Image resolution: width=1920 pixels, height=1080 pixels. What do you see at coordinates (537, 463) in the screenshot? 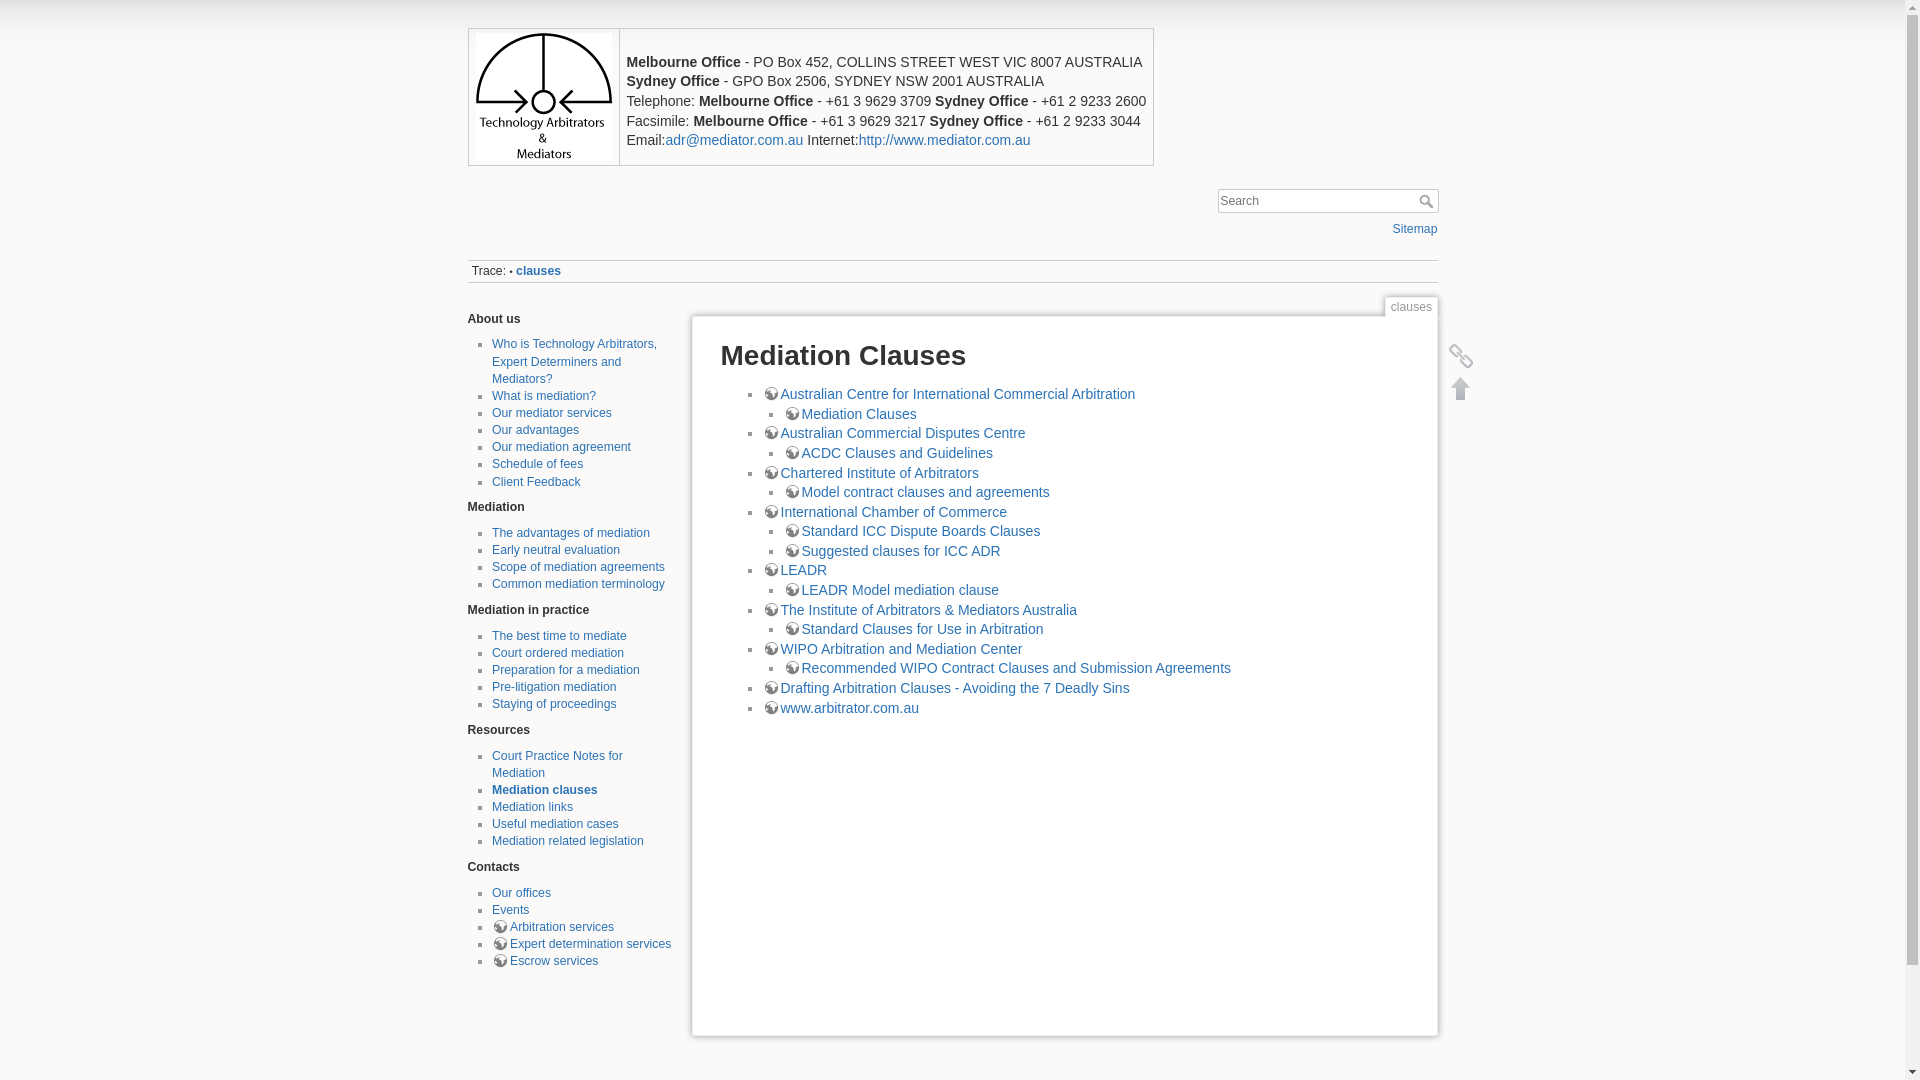
I see `'Schedule of fees'` at bounding box center [537, 463].